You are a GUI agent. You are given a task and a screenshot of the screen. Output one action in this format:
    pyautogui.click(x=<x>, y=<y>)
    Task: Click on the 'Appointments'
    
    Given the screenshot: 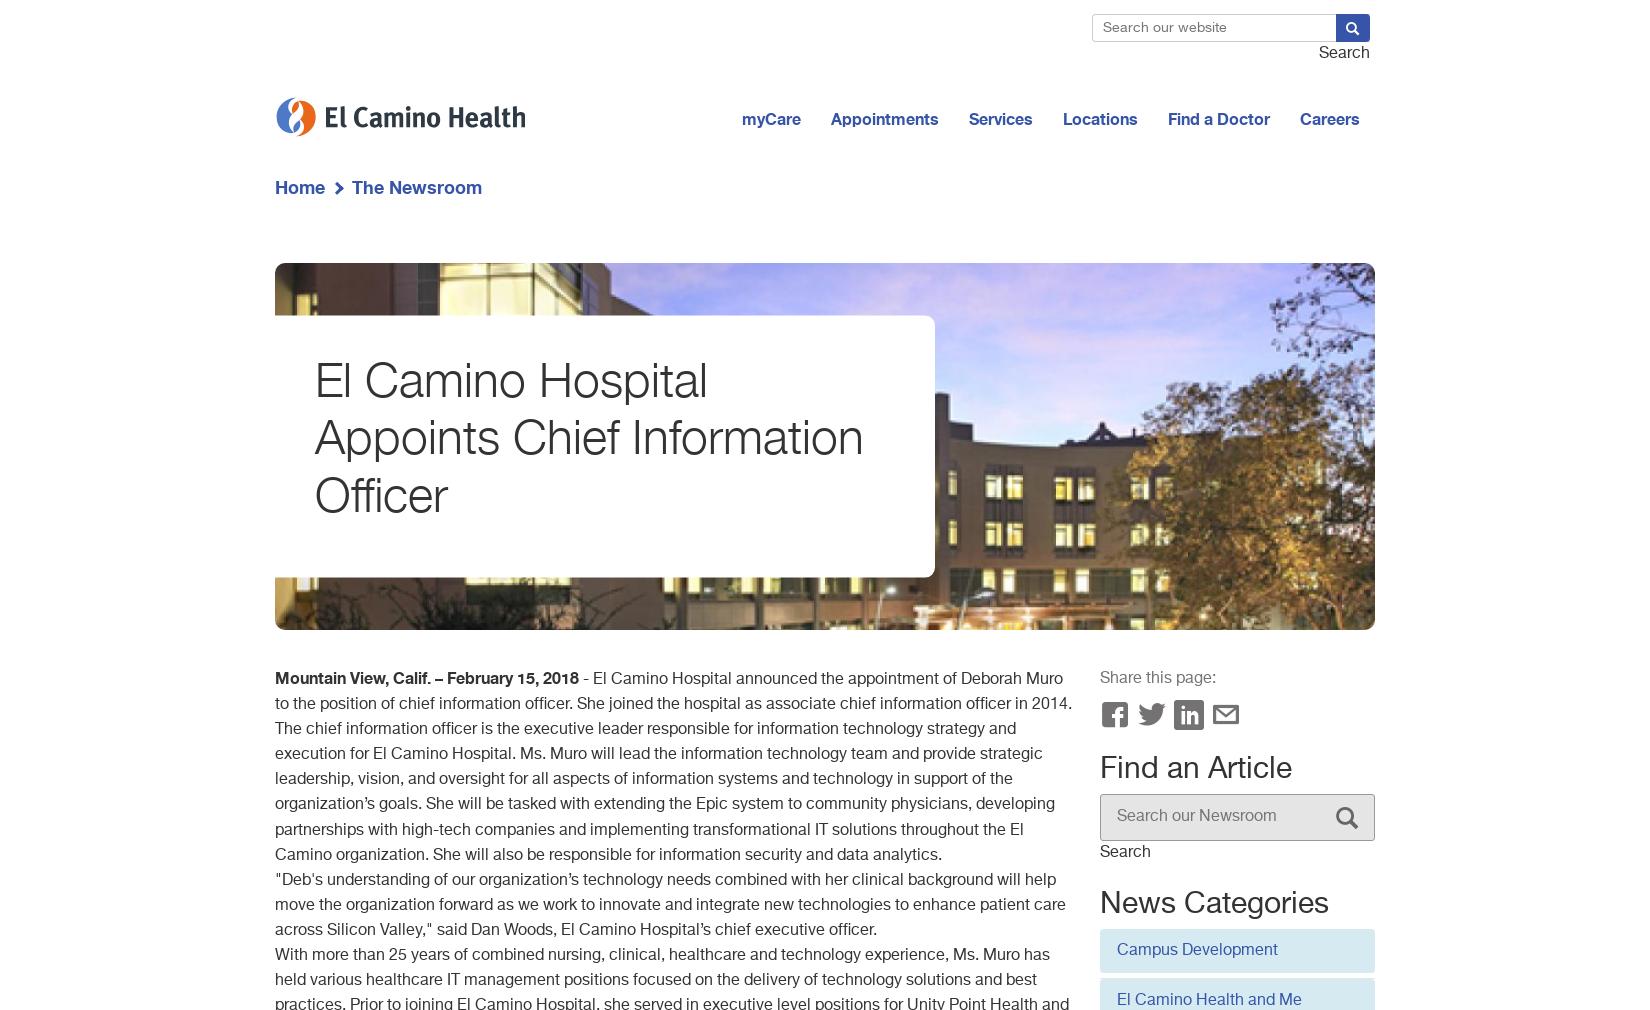 What is the action you would take?
    pyautogui.click(x=830, y=117)
    